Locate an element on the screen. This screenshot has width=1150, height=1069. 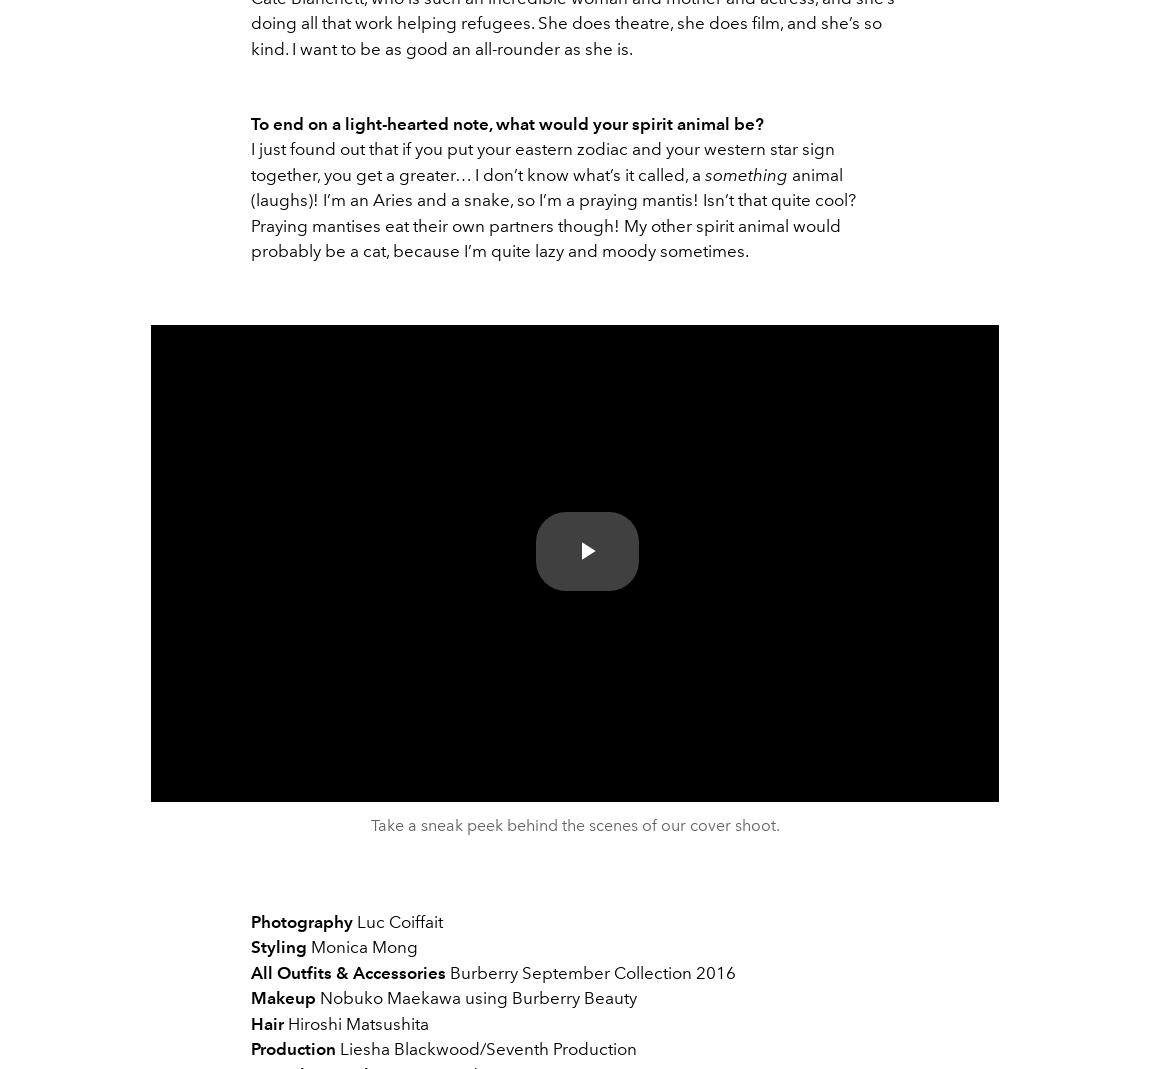
'Makeup' is located at coordinates (250, 998).